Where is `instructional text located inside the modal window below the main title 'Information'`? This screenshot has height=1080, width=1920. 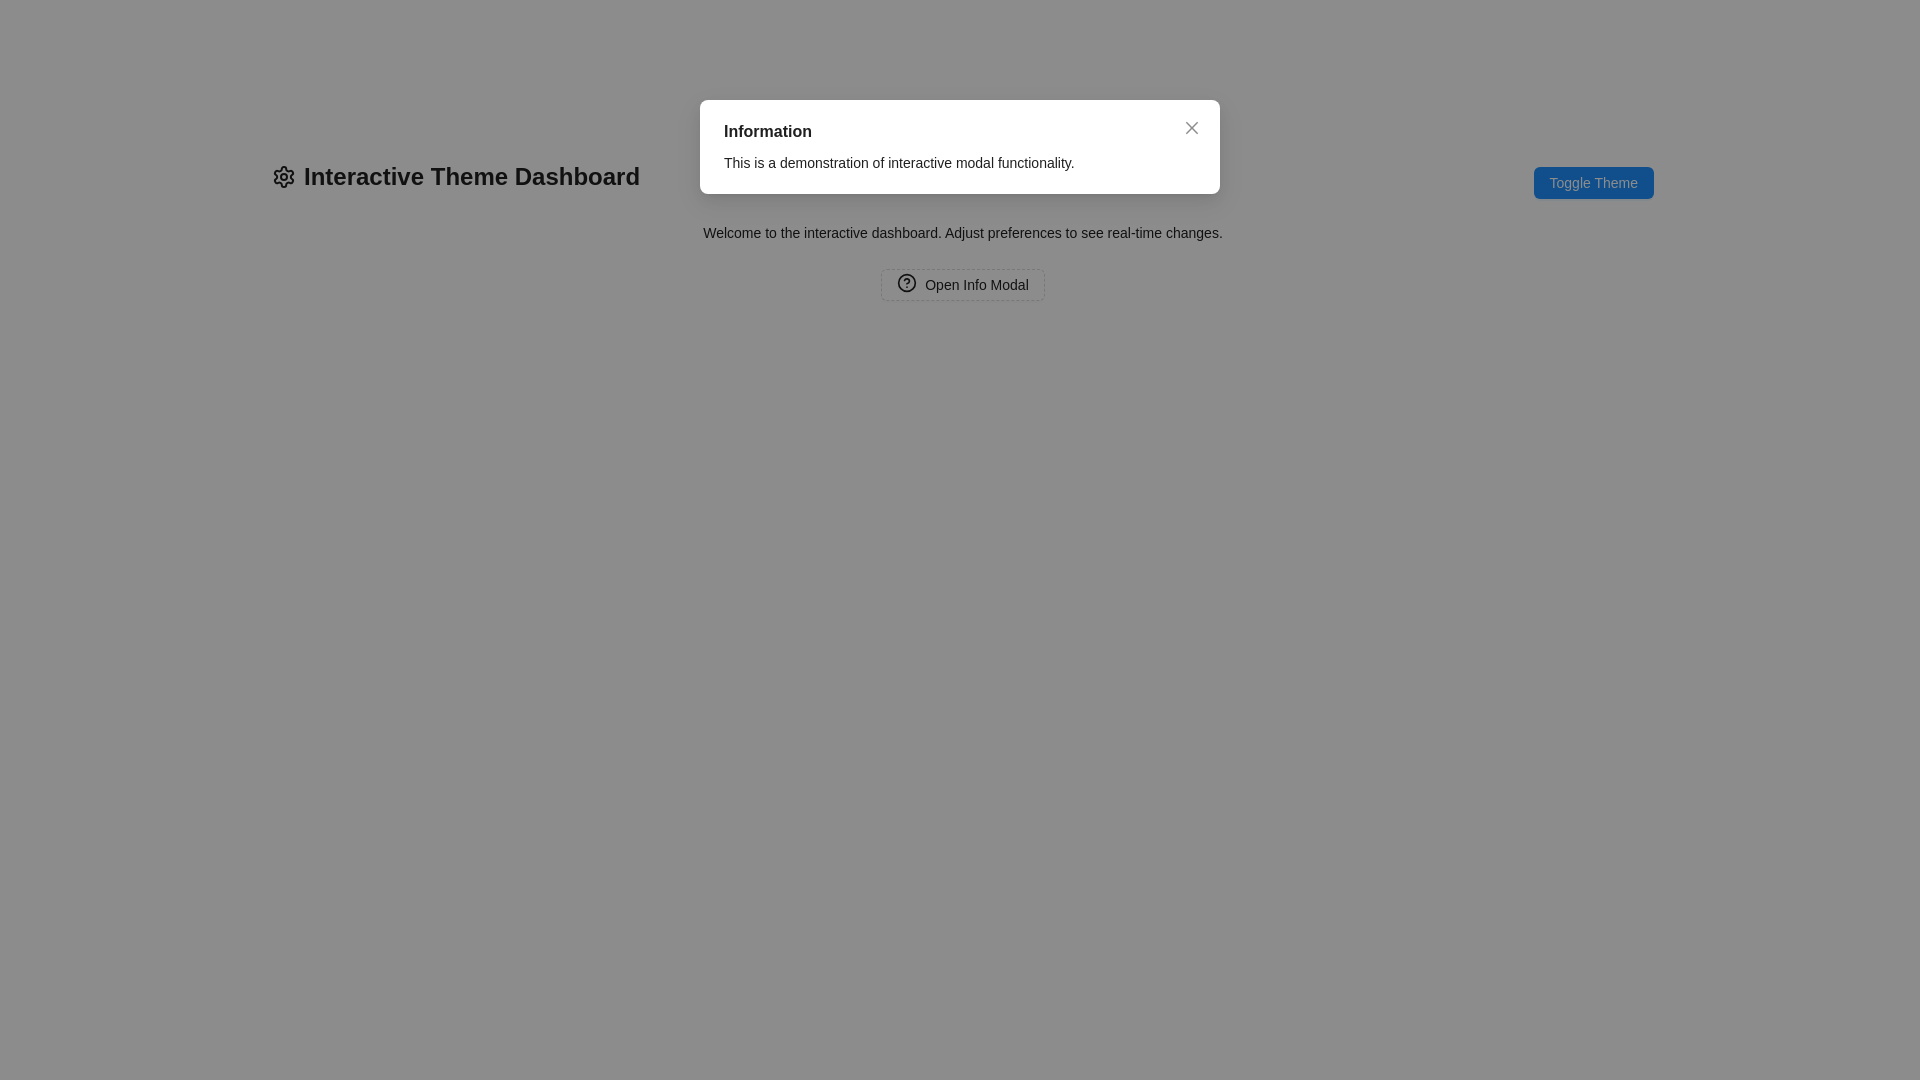 instructional text located inside the modal window below the main title 'Information' is located at coordinates (963, 231).